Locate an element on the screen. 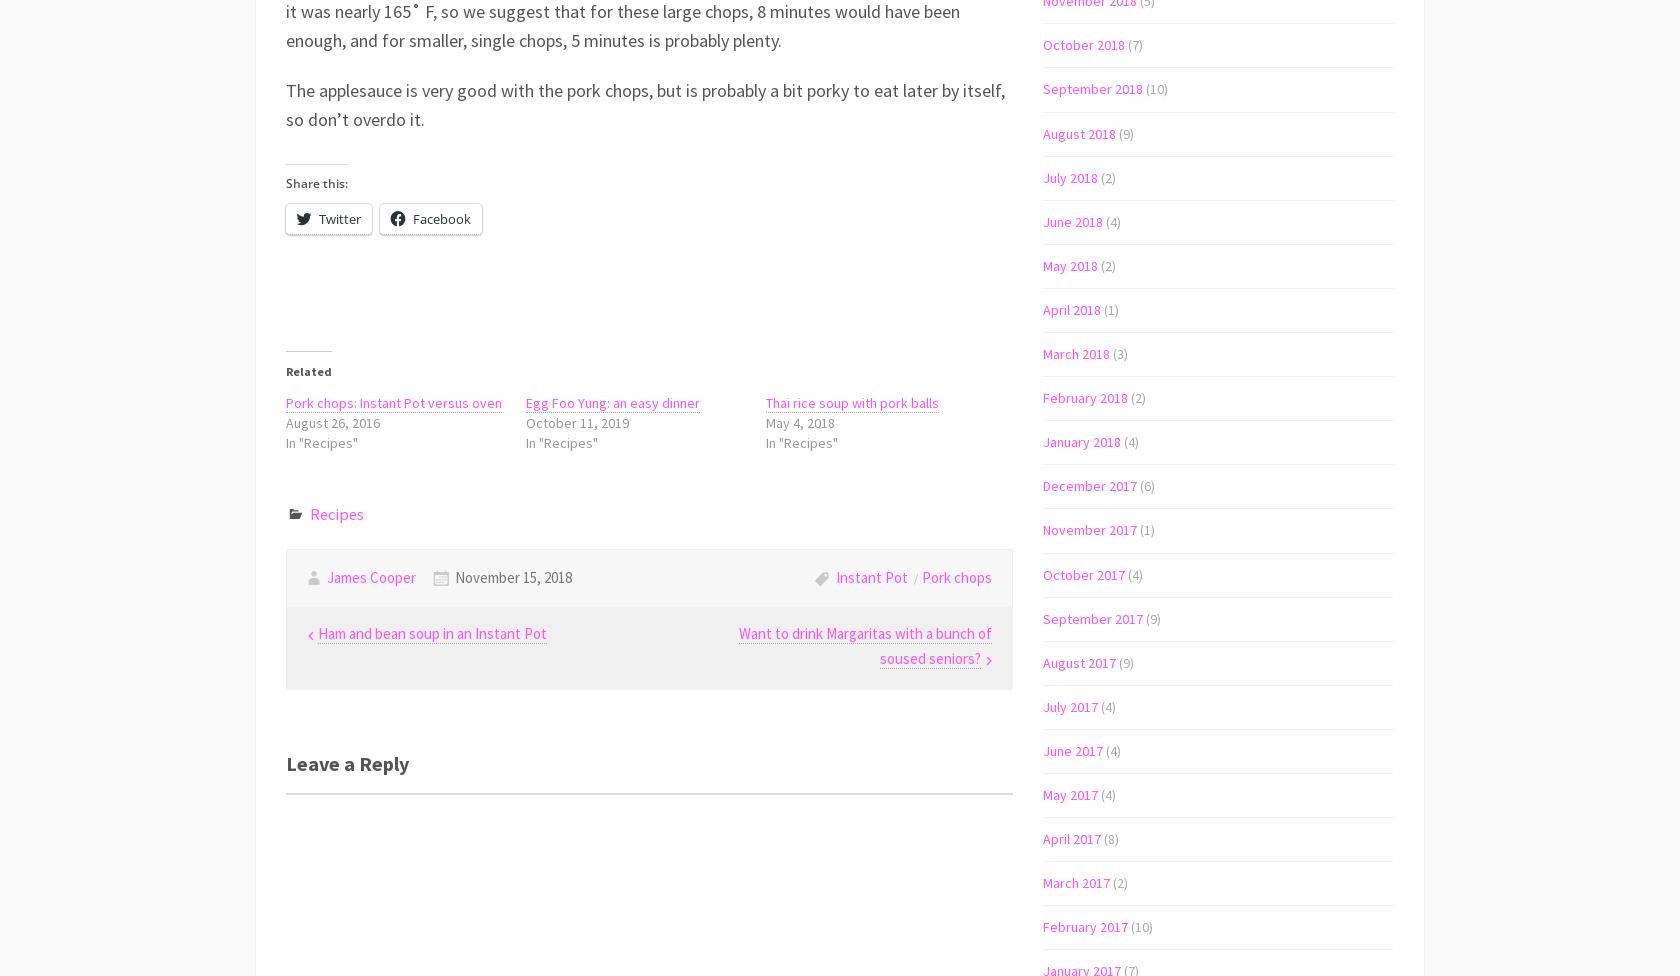 The height and width of the screenshot is (976, 1680). 'February 2017' is located at coordinates (1085, 926).